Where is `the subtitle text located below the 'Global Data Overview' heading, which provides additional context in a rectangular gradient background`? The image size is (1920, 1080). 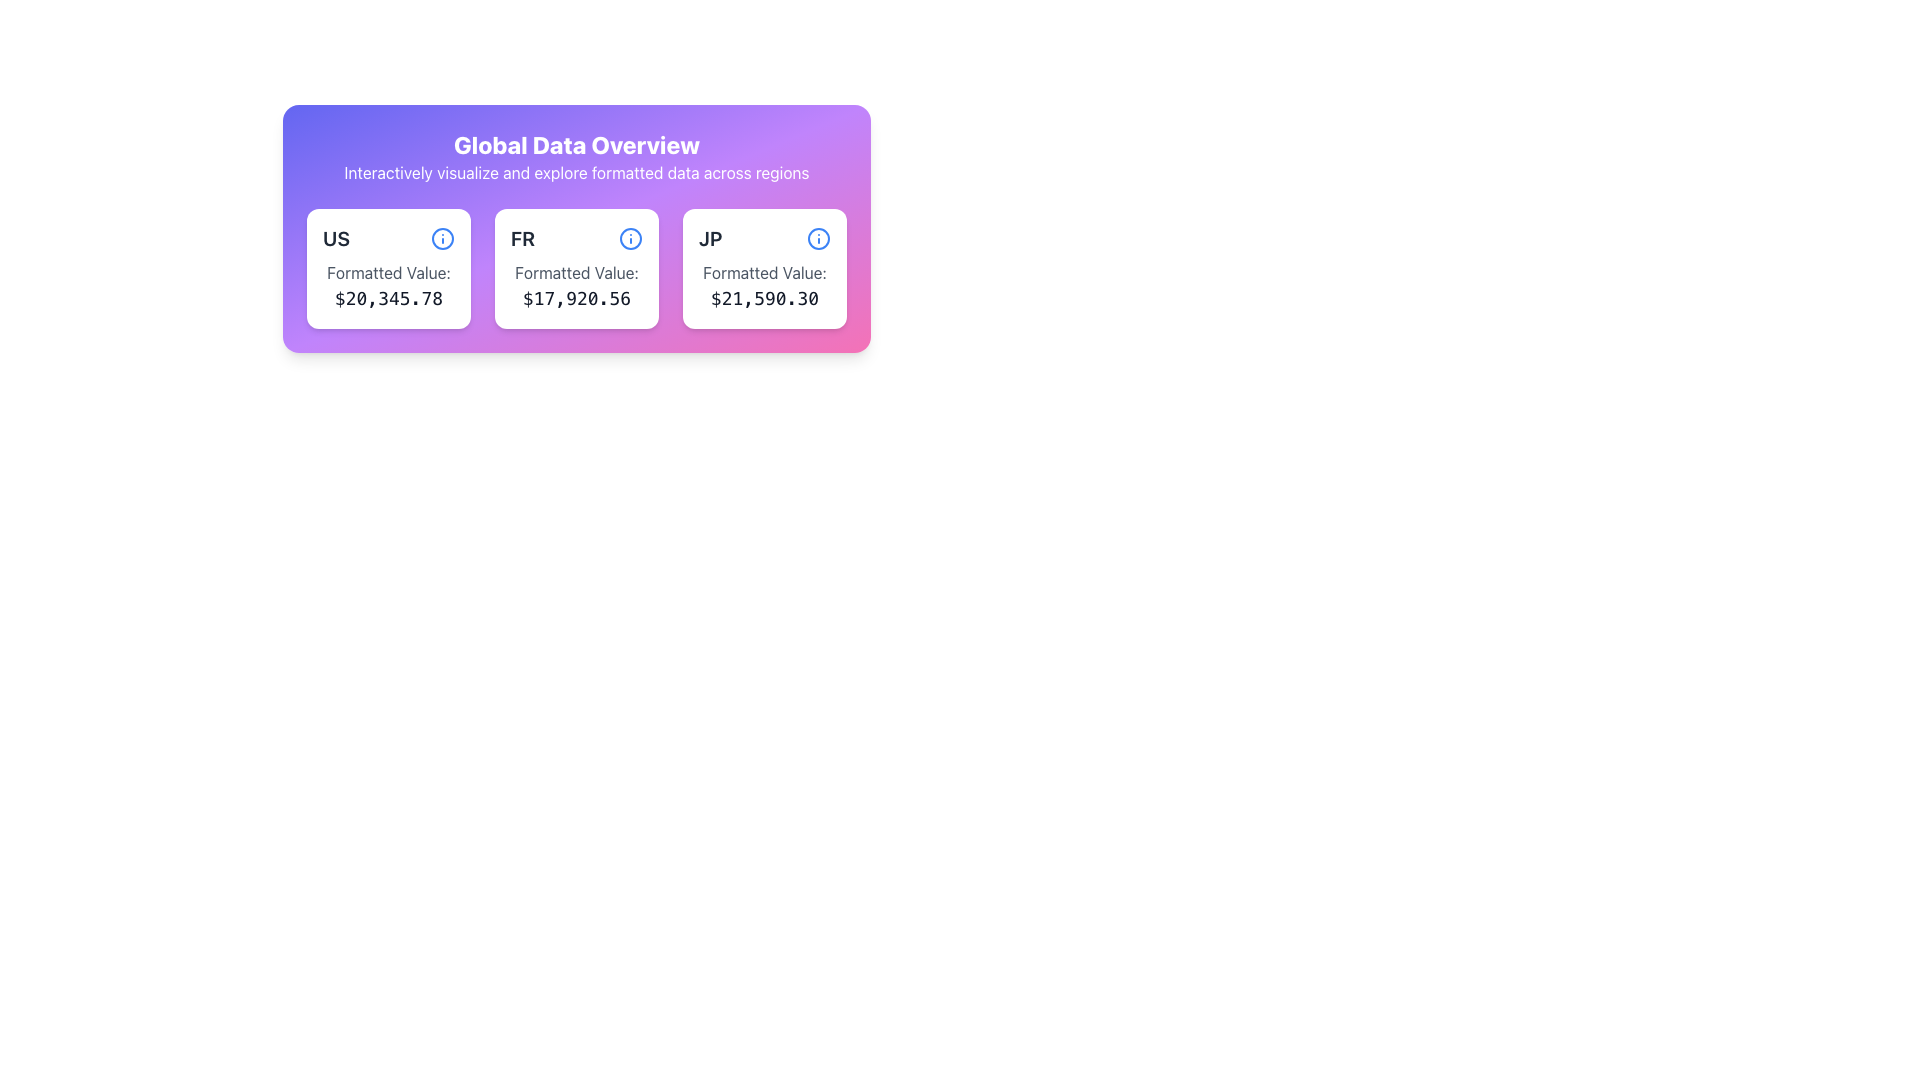 the subtitle text located below the 'Global Data Overview' heading, which provides additional context in a rectangular gradient background is located at coordinates (575, 172).